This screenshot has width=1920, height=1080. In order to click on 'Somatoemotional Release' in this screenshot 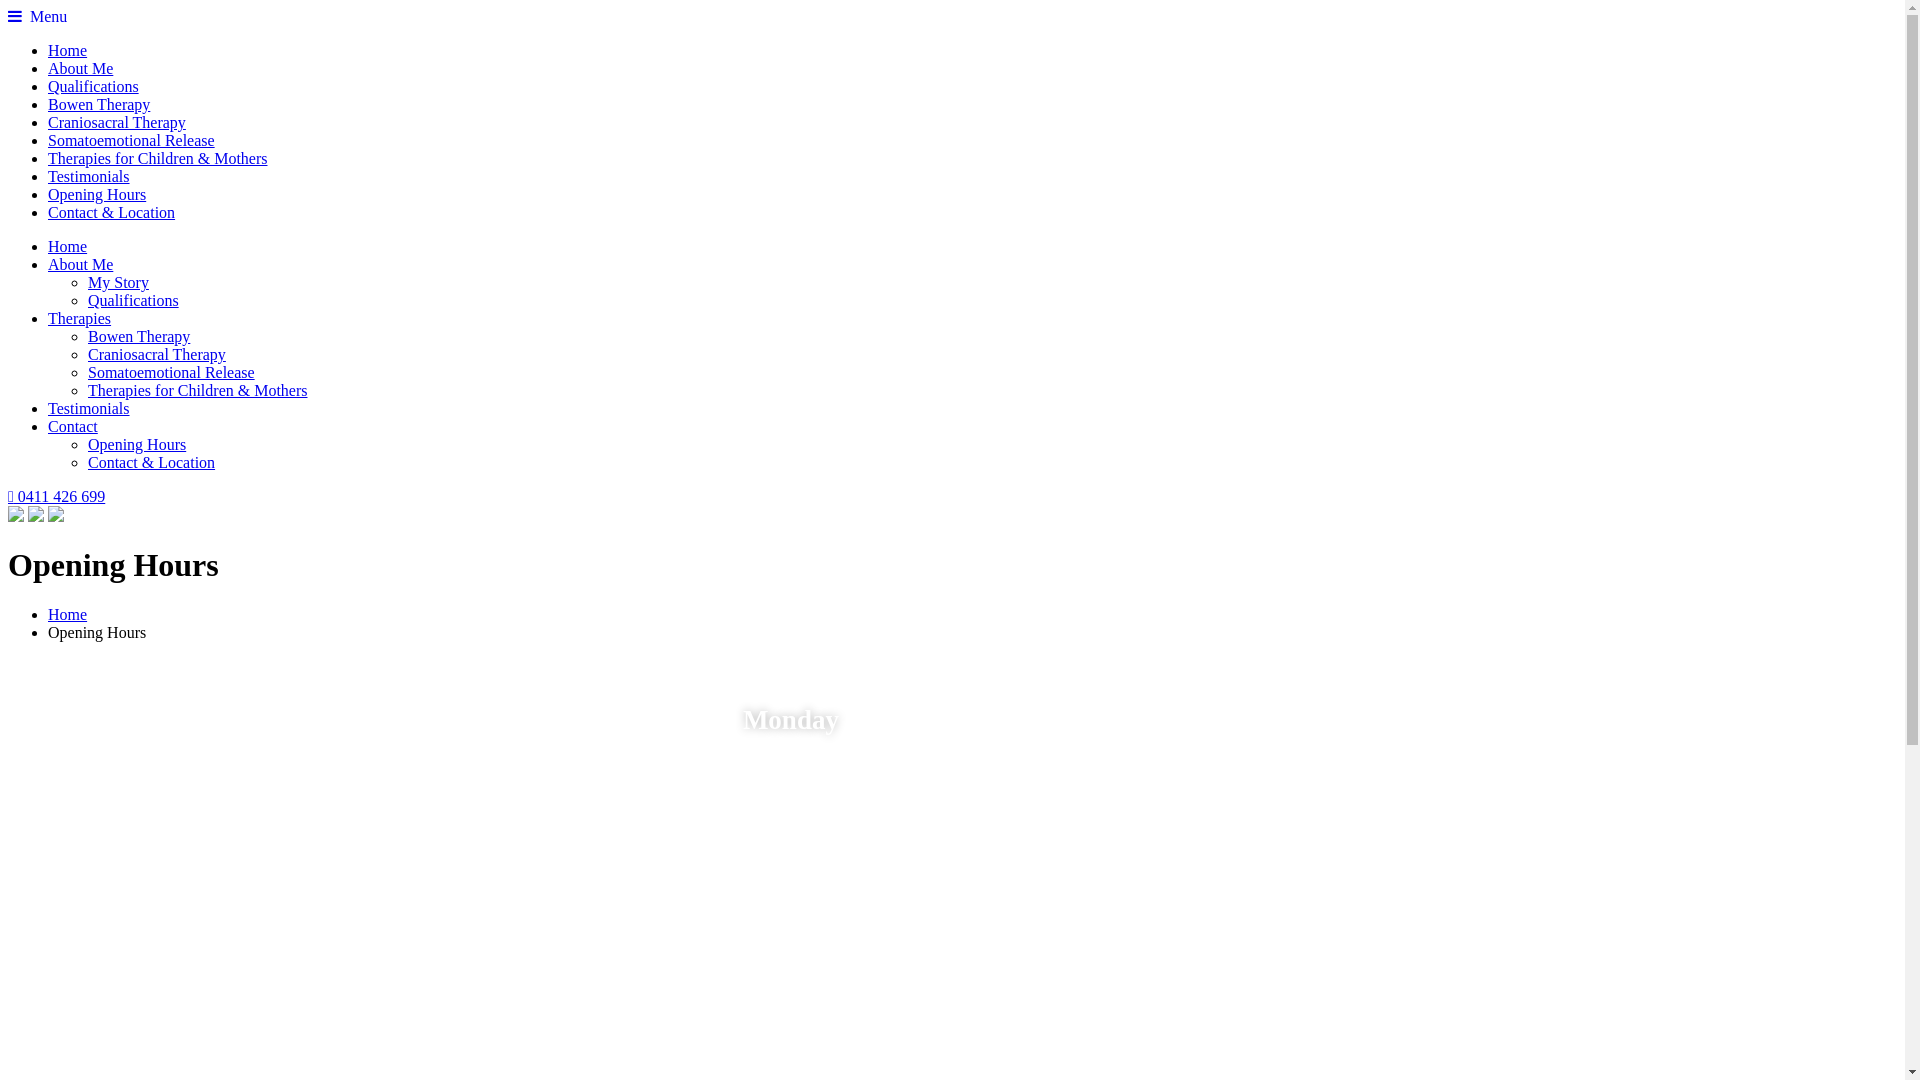, I will do `click(130, 139)`.